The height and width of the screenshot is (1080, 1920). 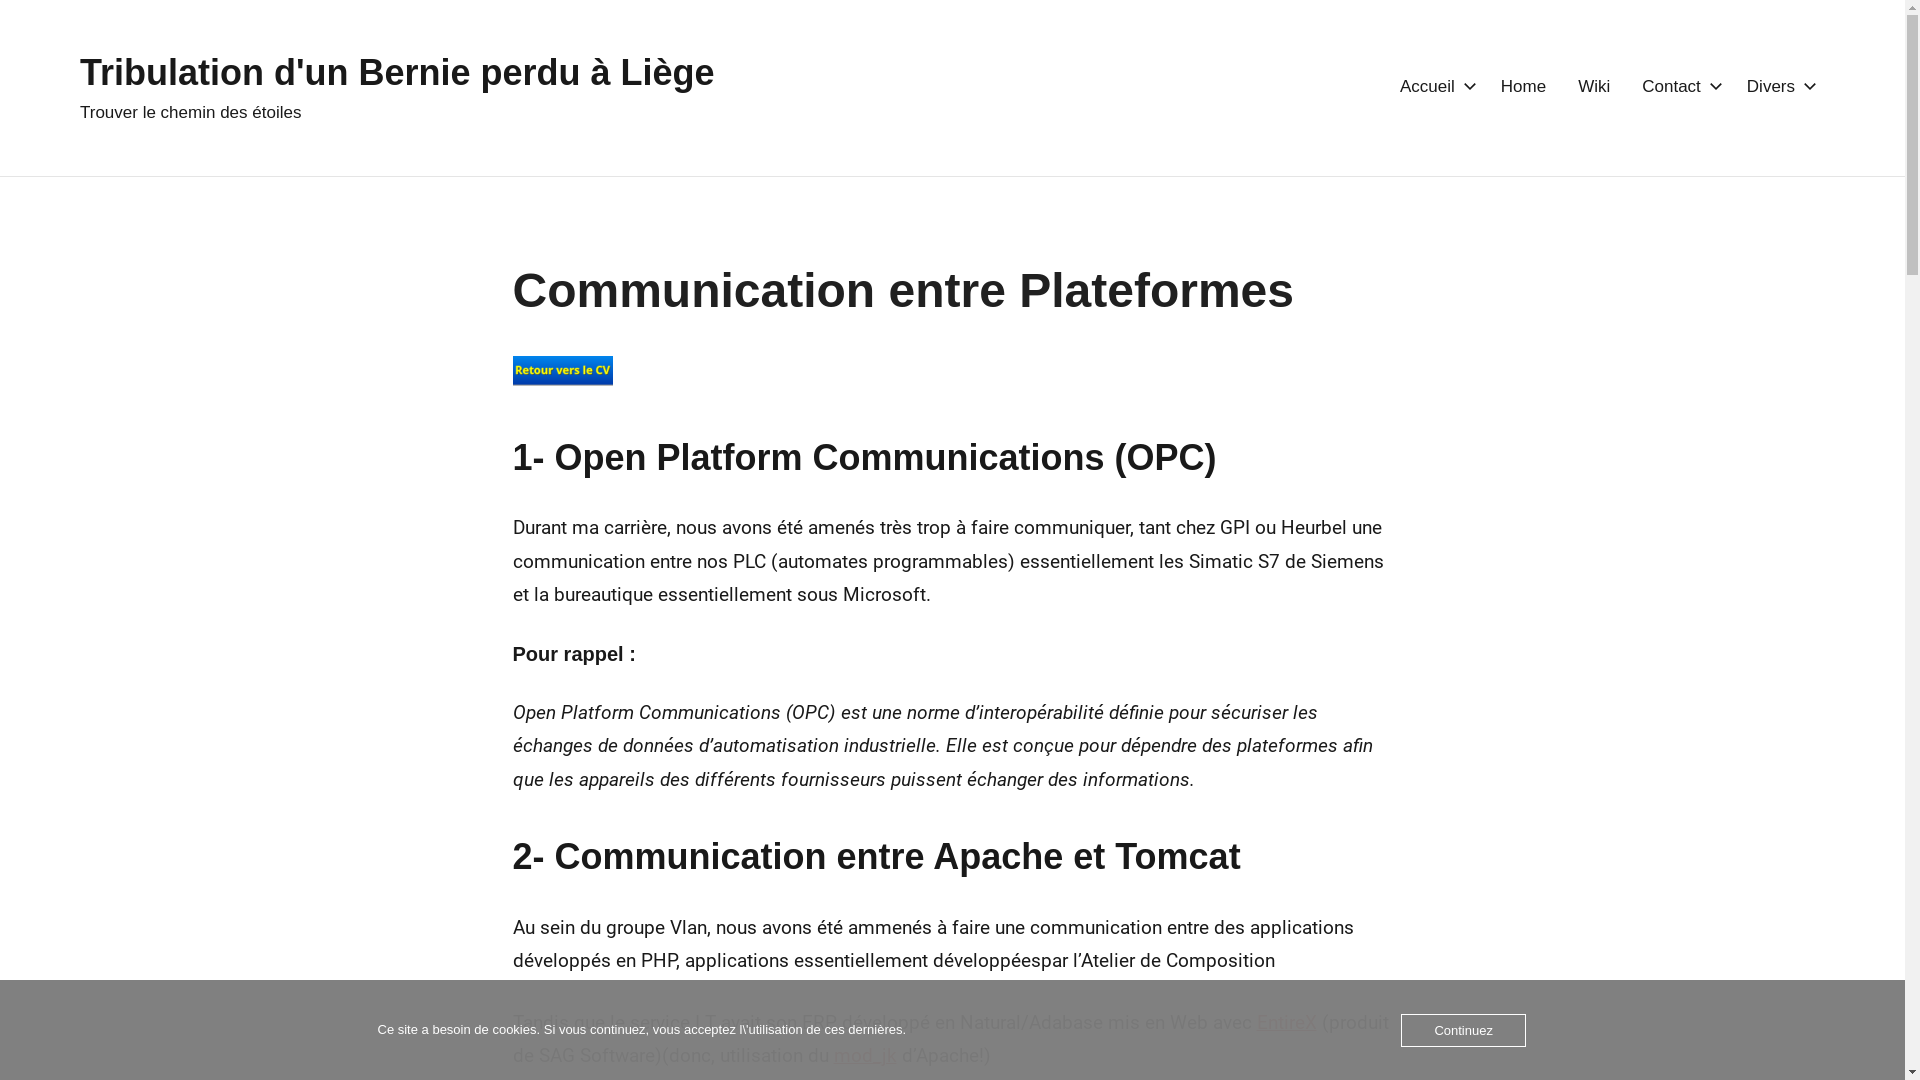 What do you see at coordinates (1463, 1030) in the screenshot?
I see `'Continuez'` at bounding box center [1463, 1030].